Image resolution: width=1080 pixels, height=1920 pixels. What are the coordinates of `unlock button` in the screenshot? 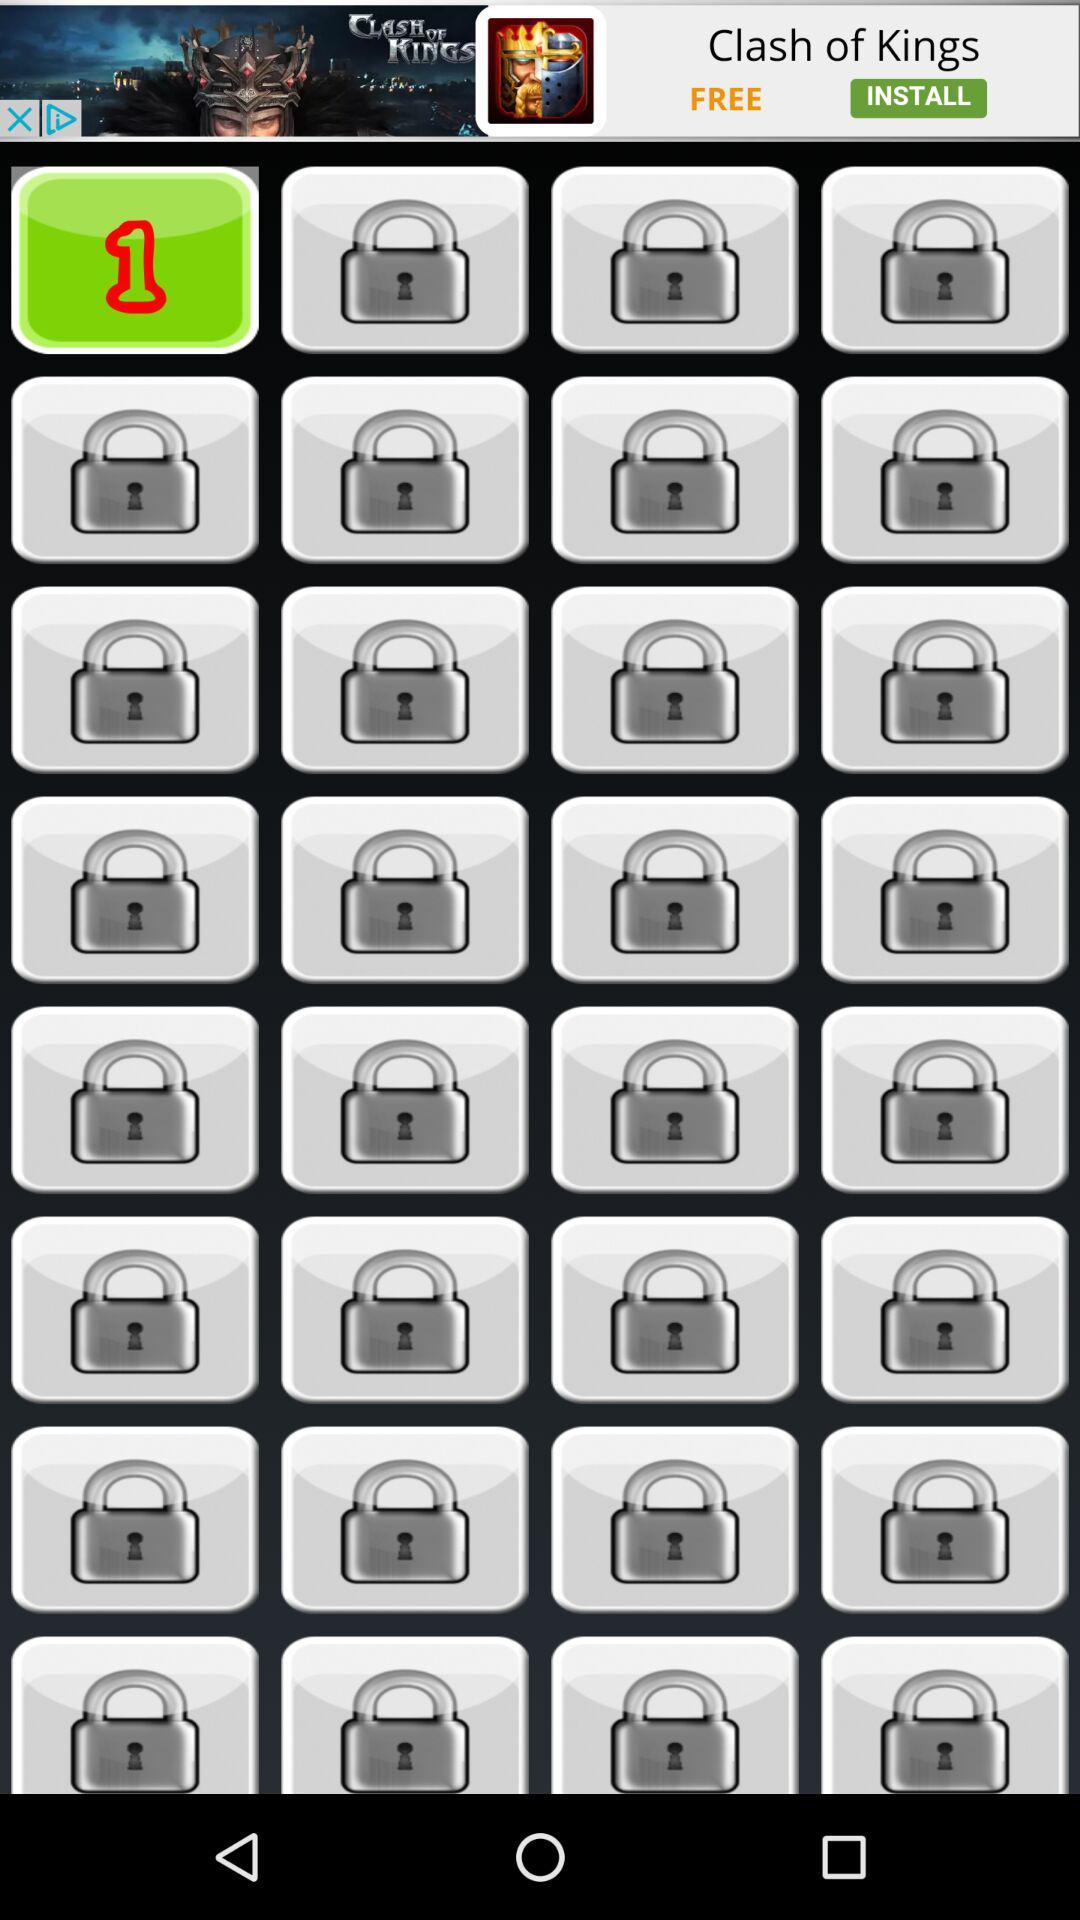 It's located at (675, 1310).